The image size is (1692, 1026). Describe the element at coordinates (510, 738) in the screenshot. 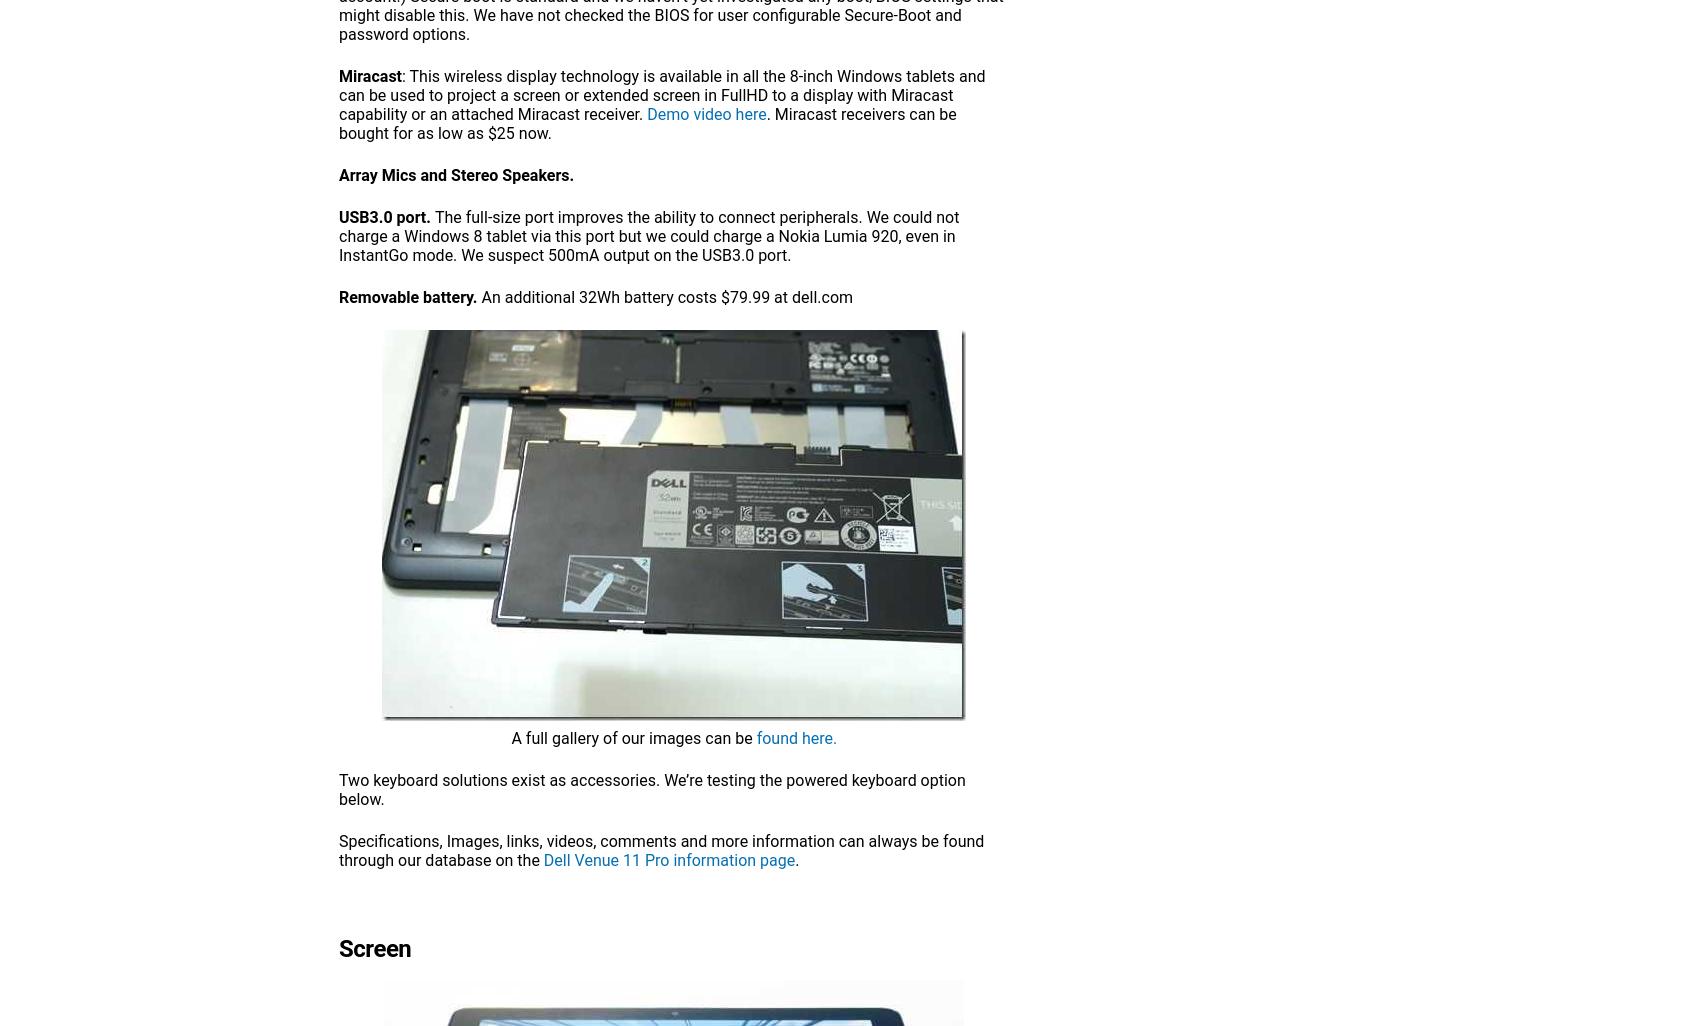

I see `'A full gallery of our images can be'` at that location.